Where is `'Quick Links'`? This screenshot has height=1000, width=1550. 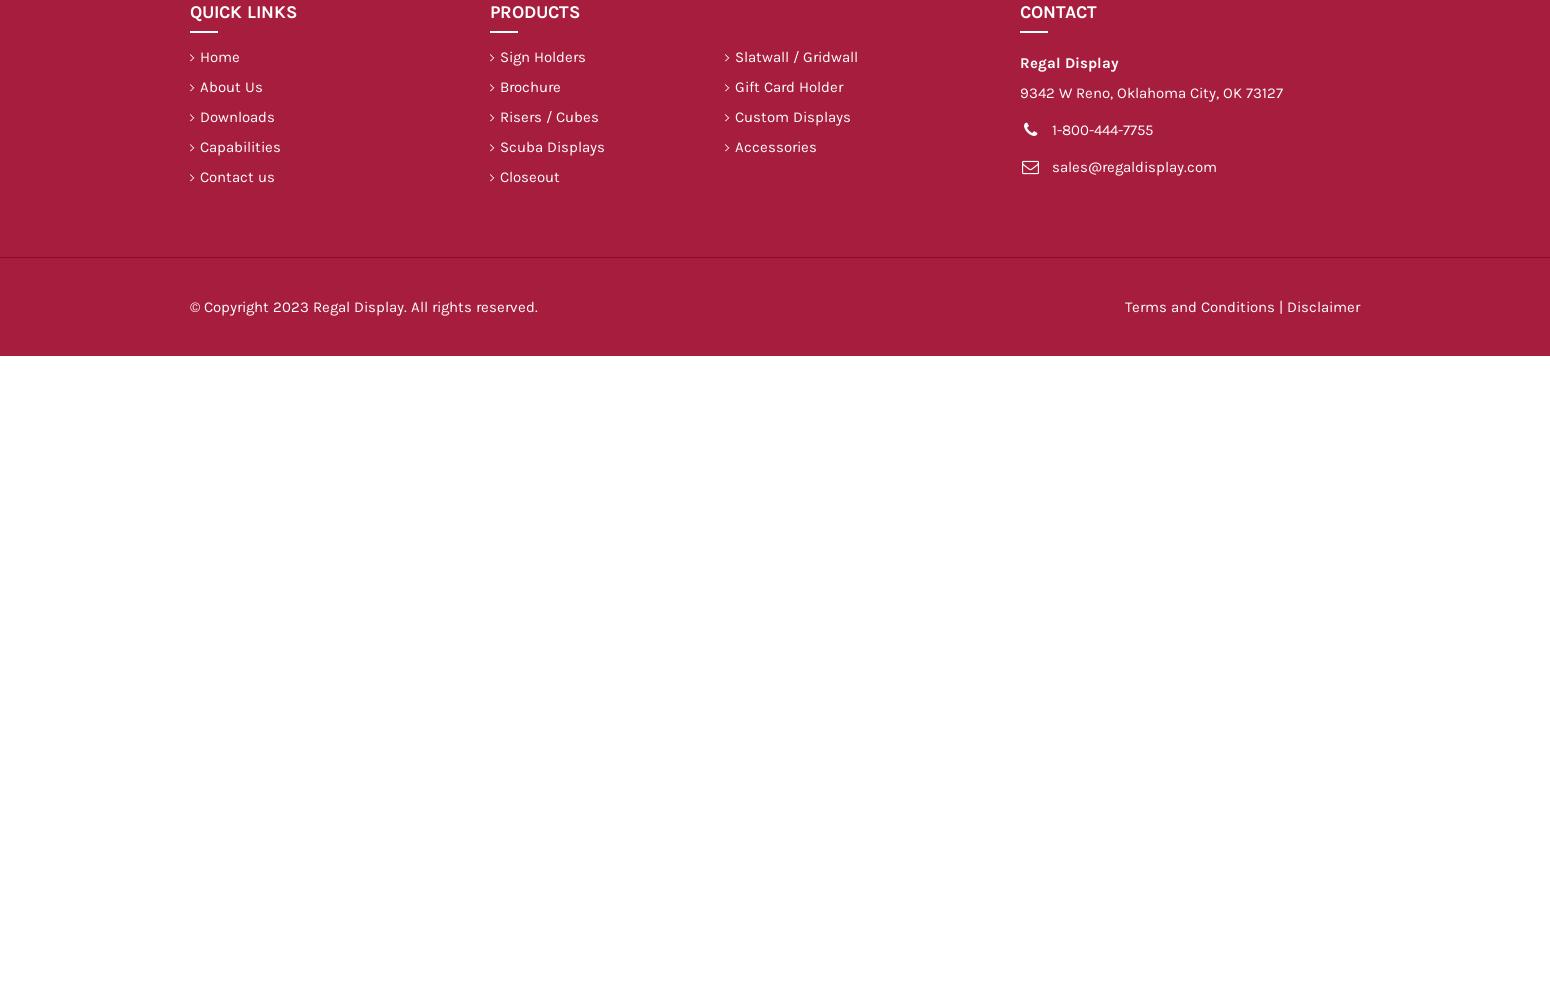
'Quick Links' is located at coordinates (189, 12).